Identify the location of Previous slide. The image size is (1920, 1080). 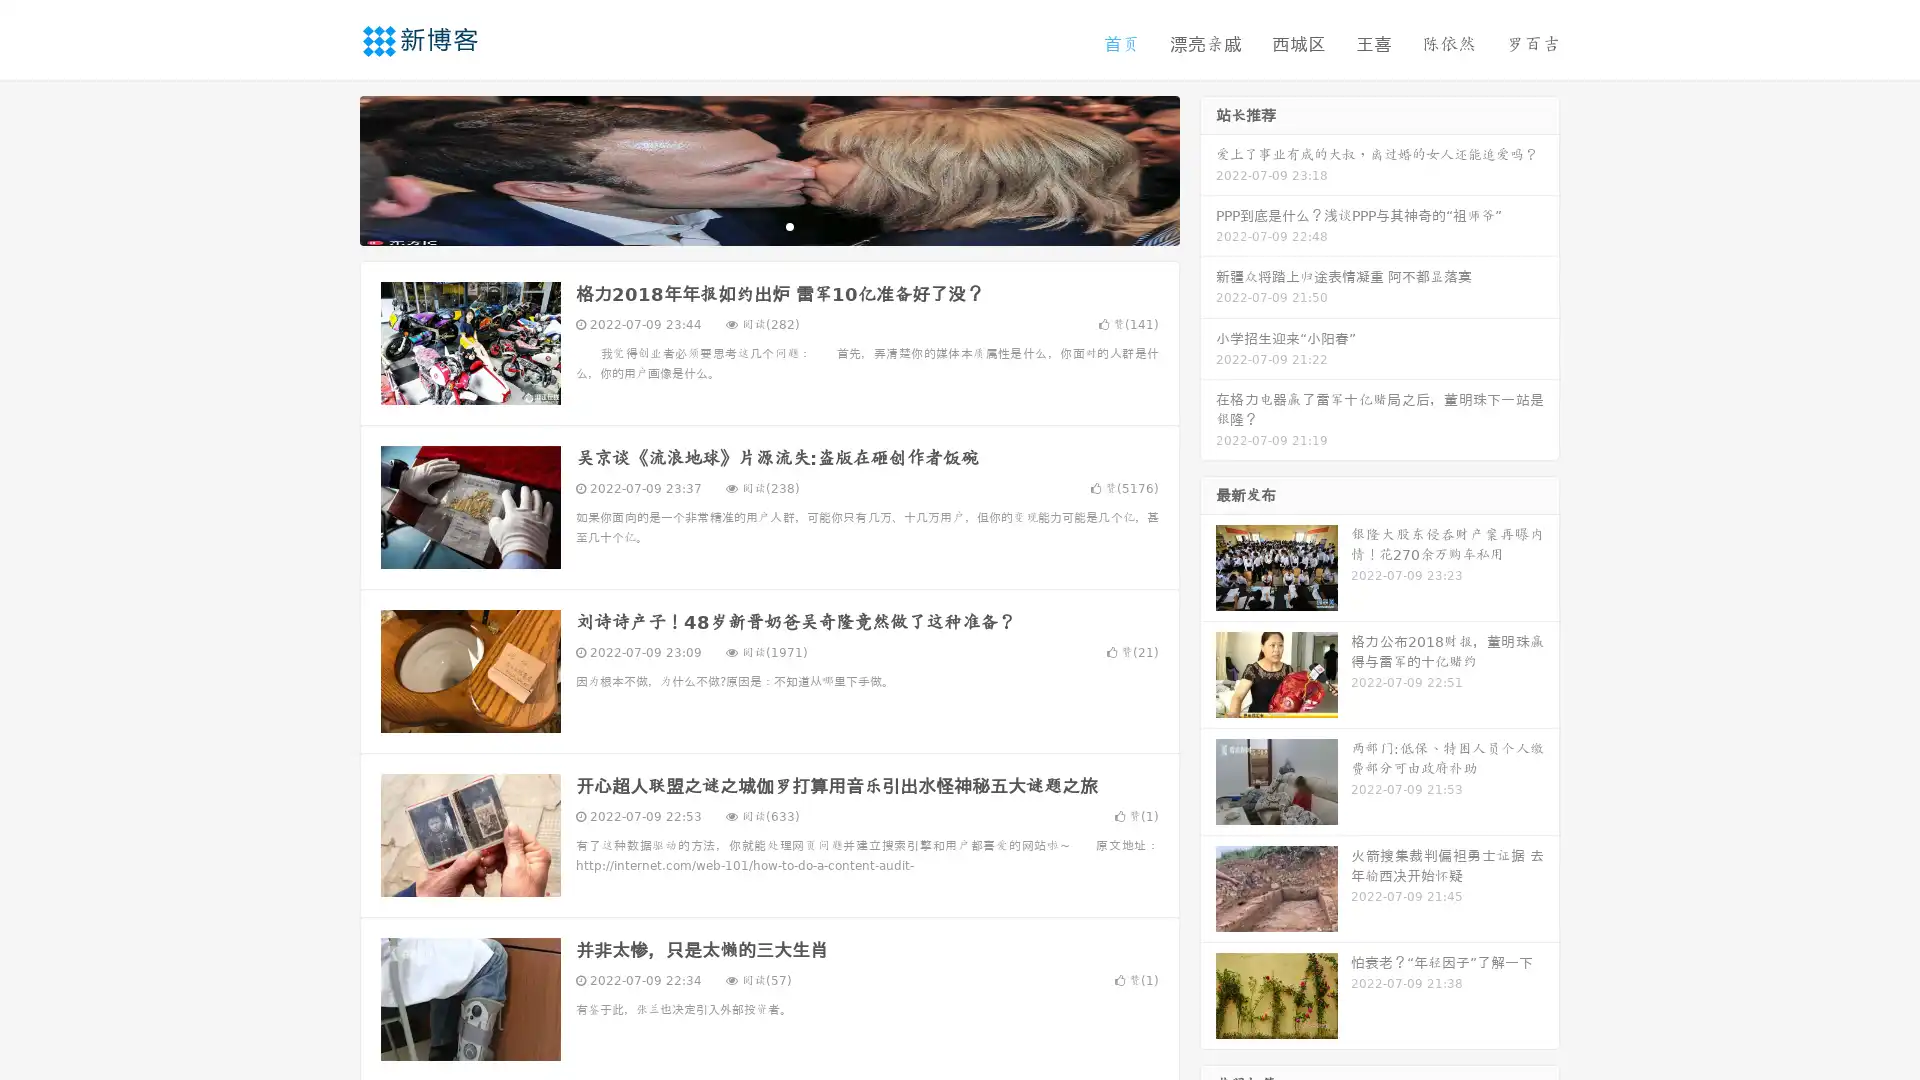
(330, 168).